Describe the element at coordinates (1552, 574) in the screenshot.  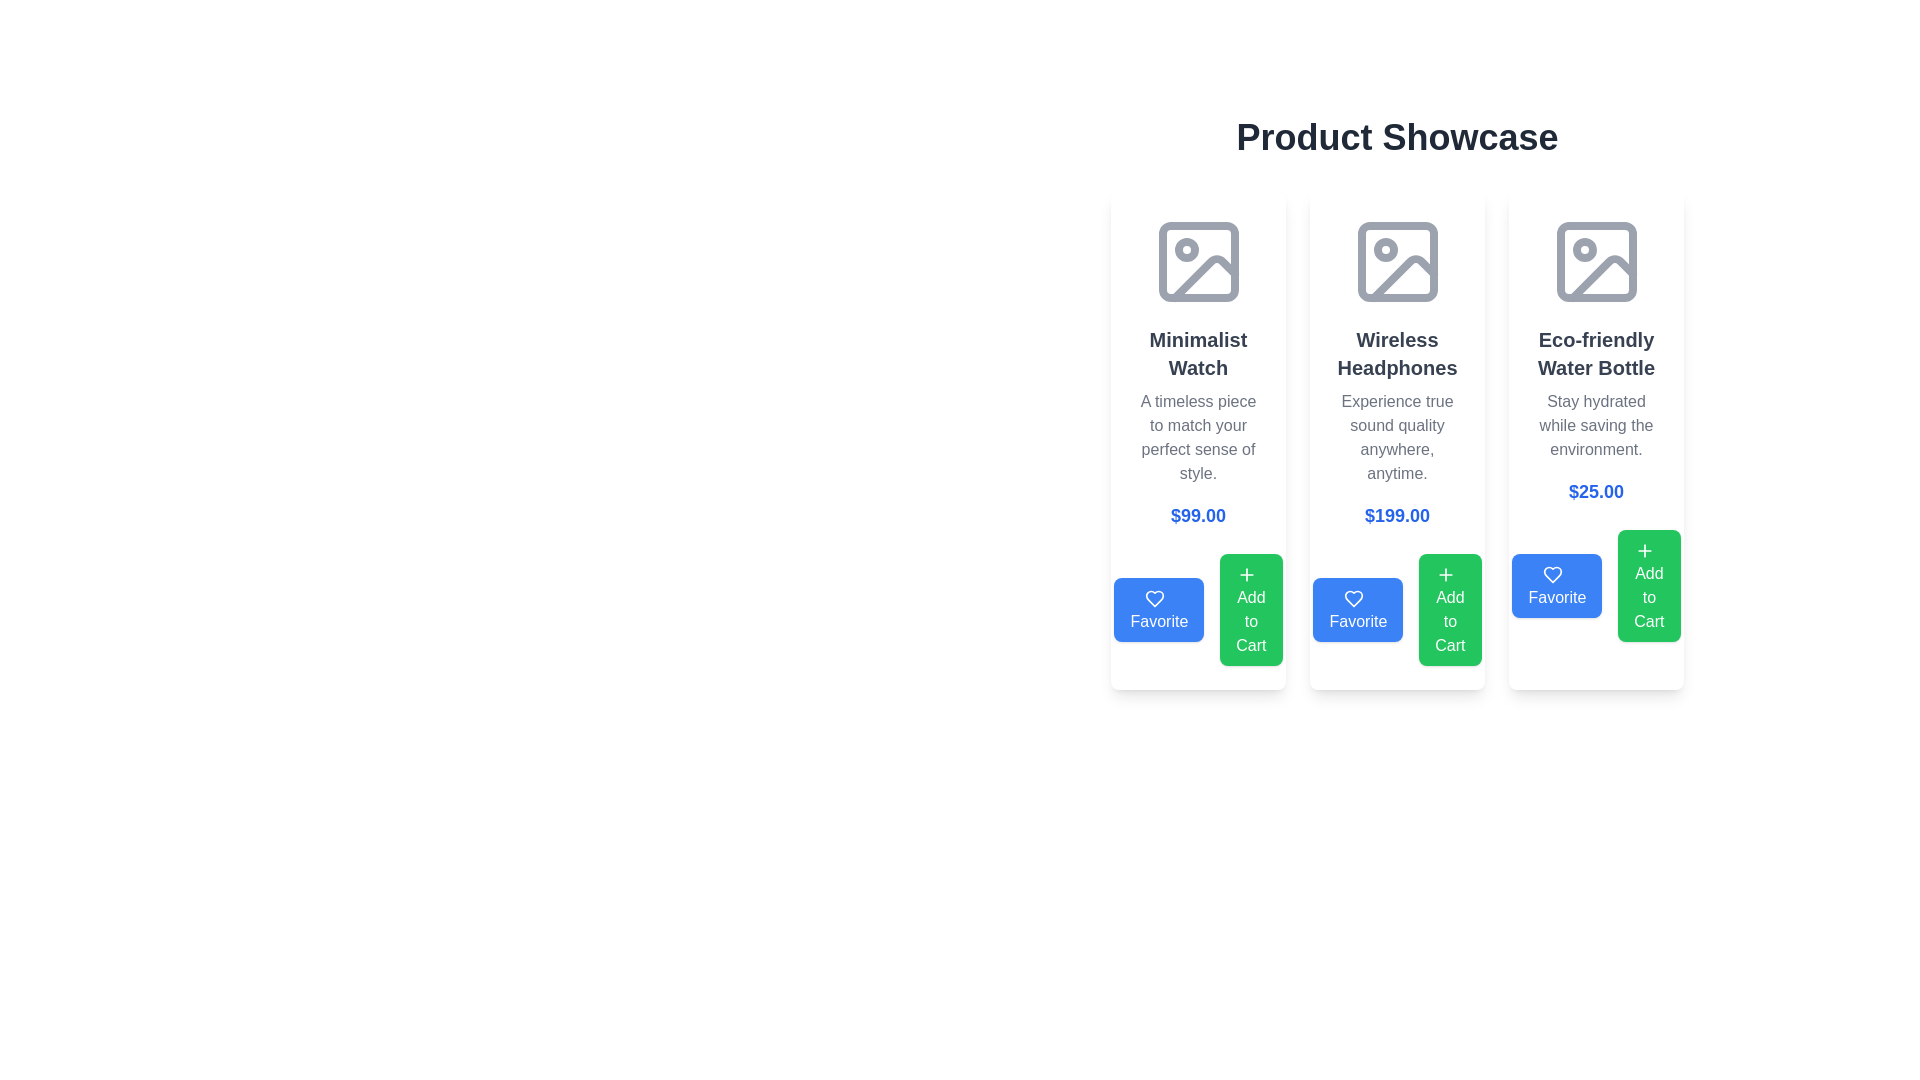
I see `the heart-shaped icon within the blue 'Favorite' button located at the bottom left of the third product card for the 'Eco-friendly Water Bottle'` at that location.